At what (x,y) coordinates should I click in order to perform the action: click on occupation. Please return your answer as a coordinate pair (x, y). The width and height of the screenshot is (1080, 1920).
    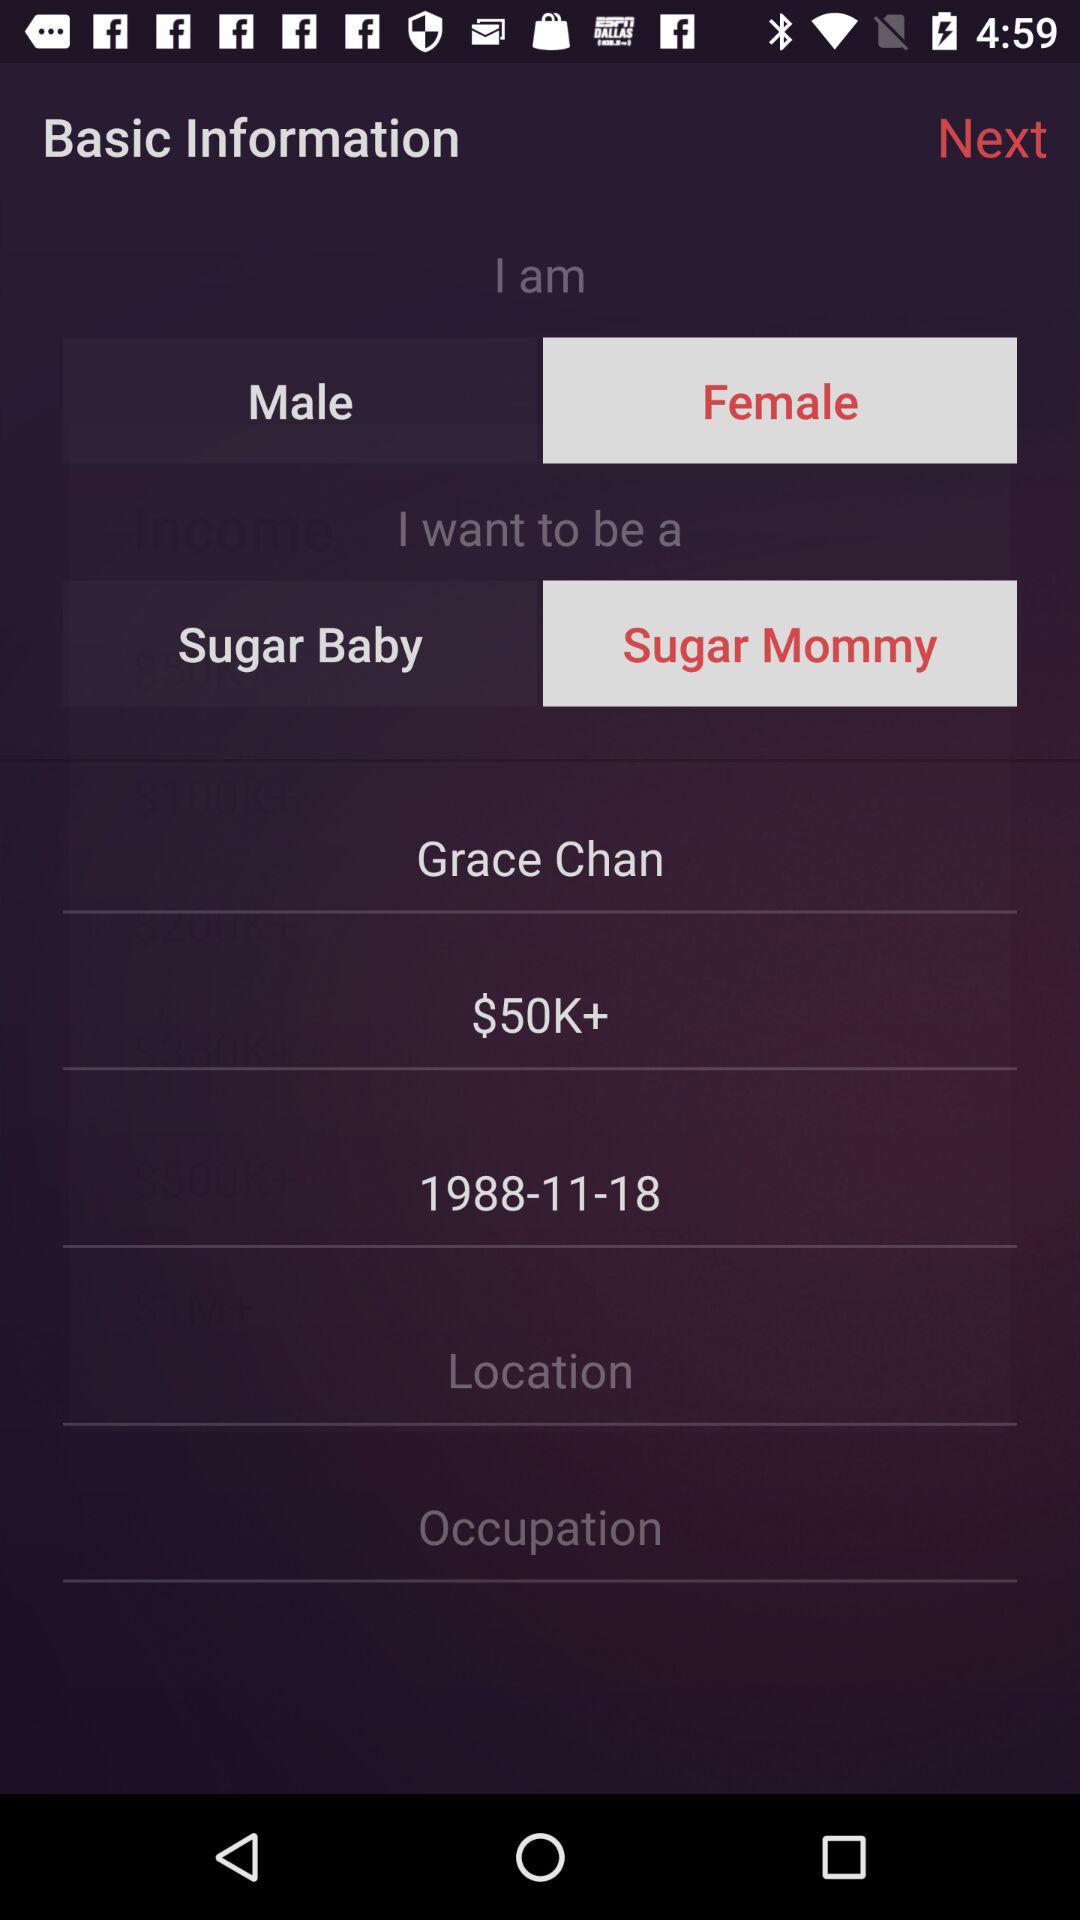
    Looking at the image, I should click on (540, 1505).